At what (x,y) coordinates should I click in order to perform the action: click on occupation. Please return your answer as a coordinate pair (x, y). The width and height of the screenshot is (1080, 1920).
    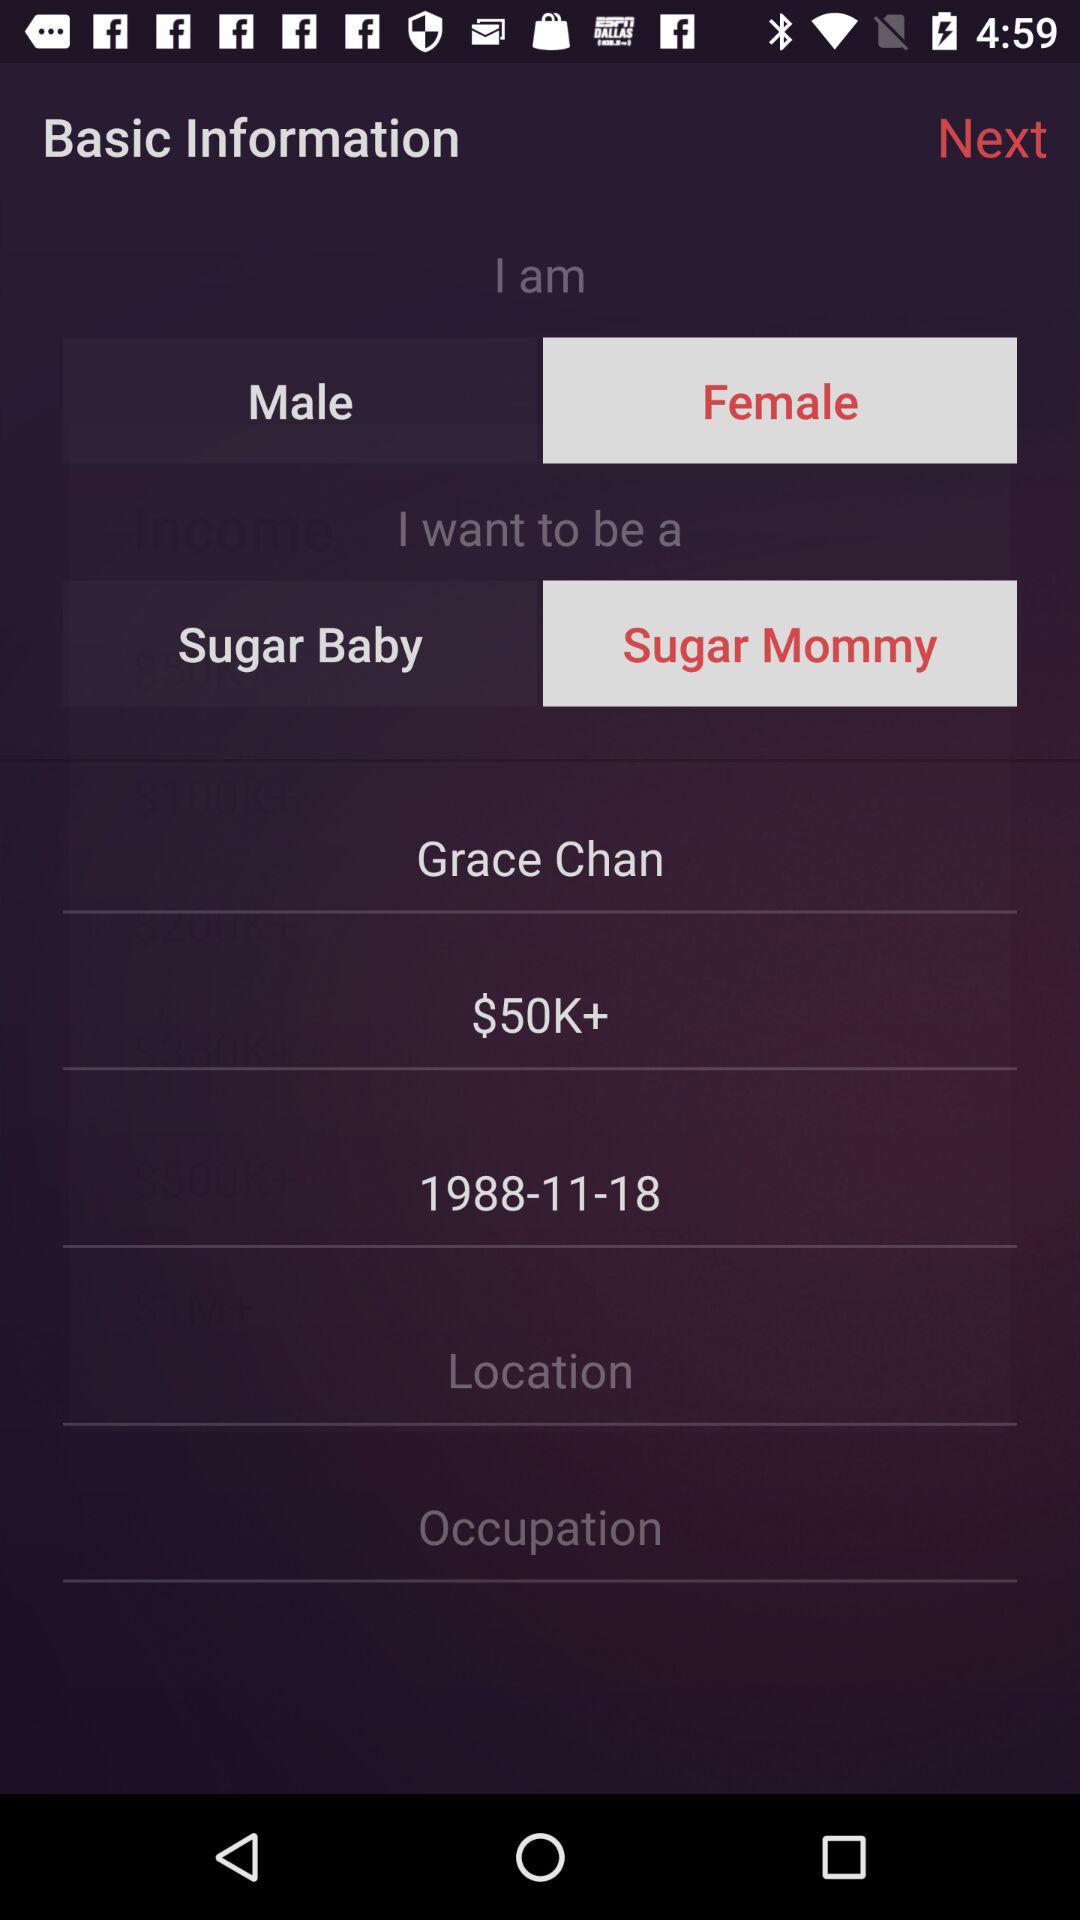
    Looking at the image, I should click on (540, 1505).